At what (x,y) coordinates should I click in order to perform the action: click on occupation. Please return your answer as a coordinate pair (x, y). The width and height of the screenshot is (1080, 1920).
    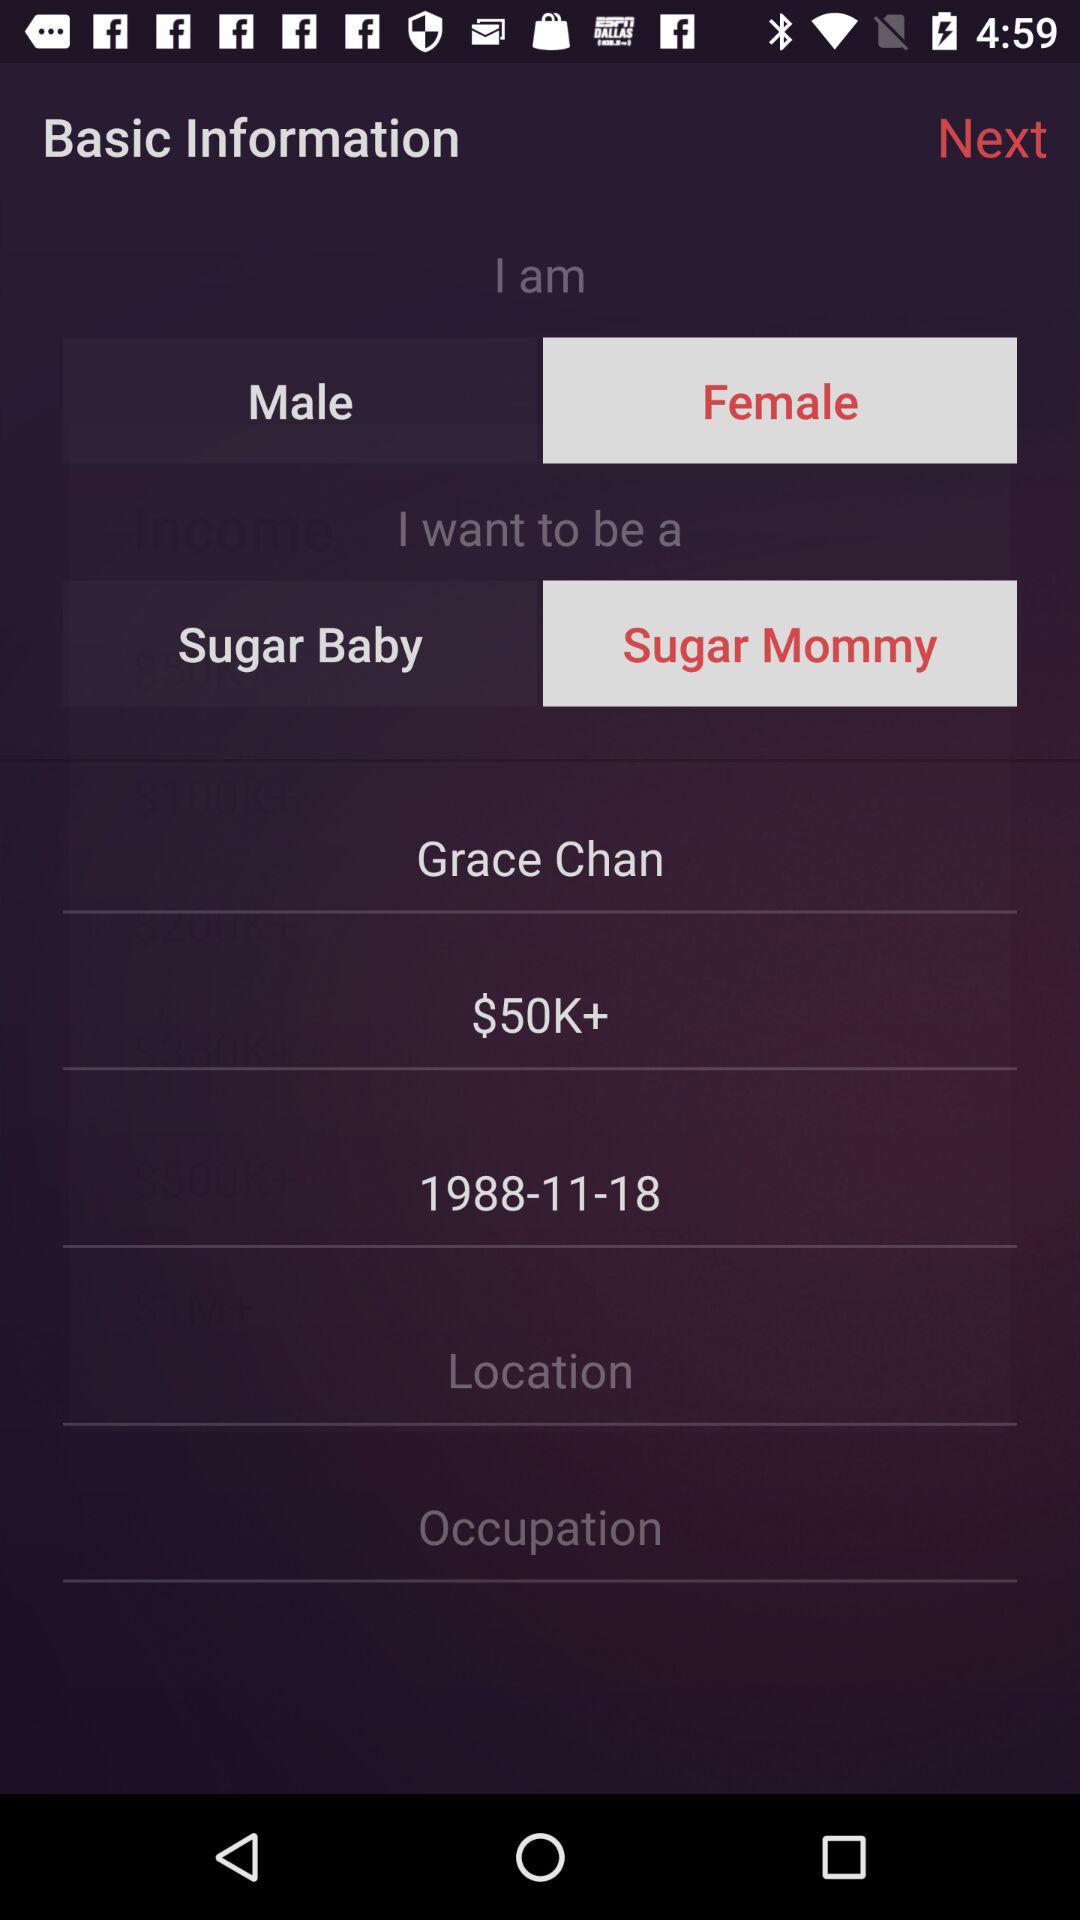
    Looking at the image, I should click on (540, 1505).